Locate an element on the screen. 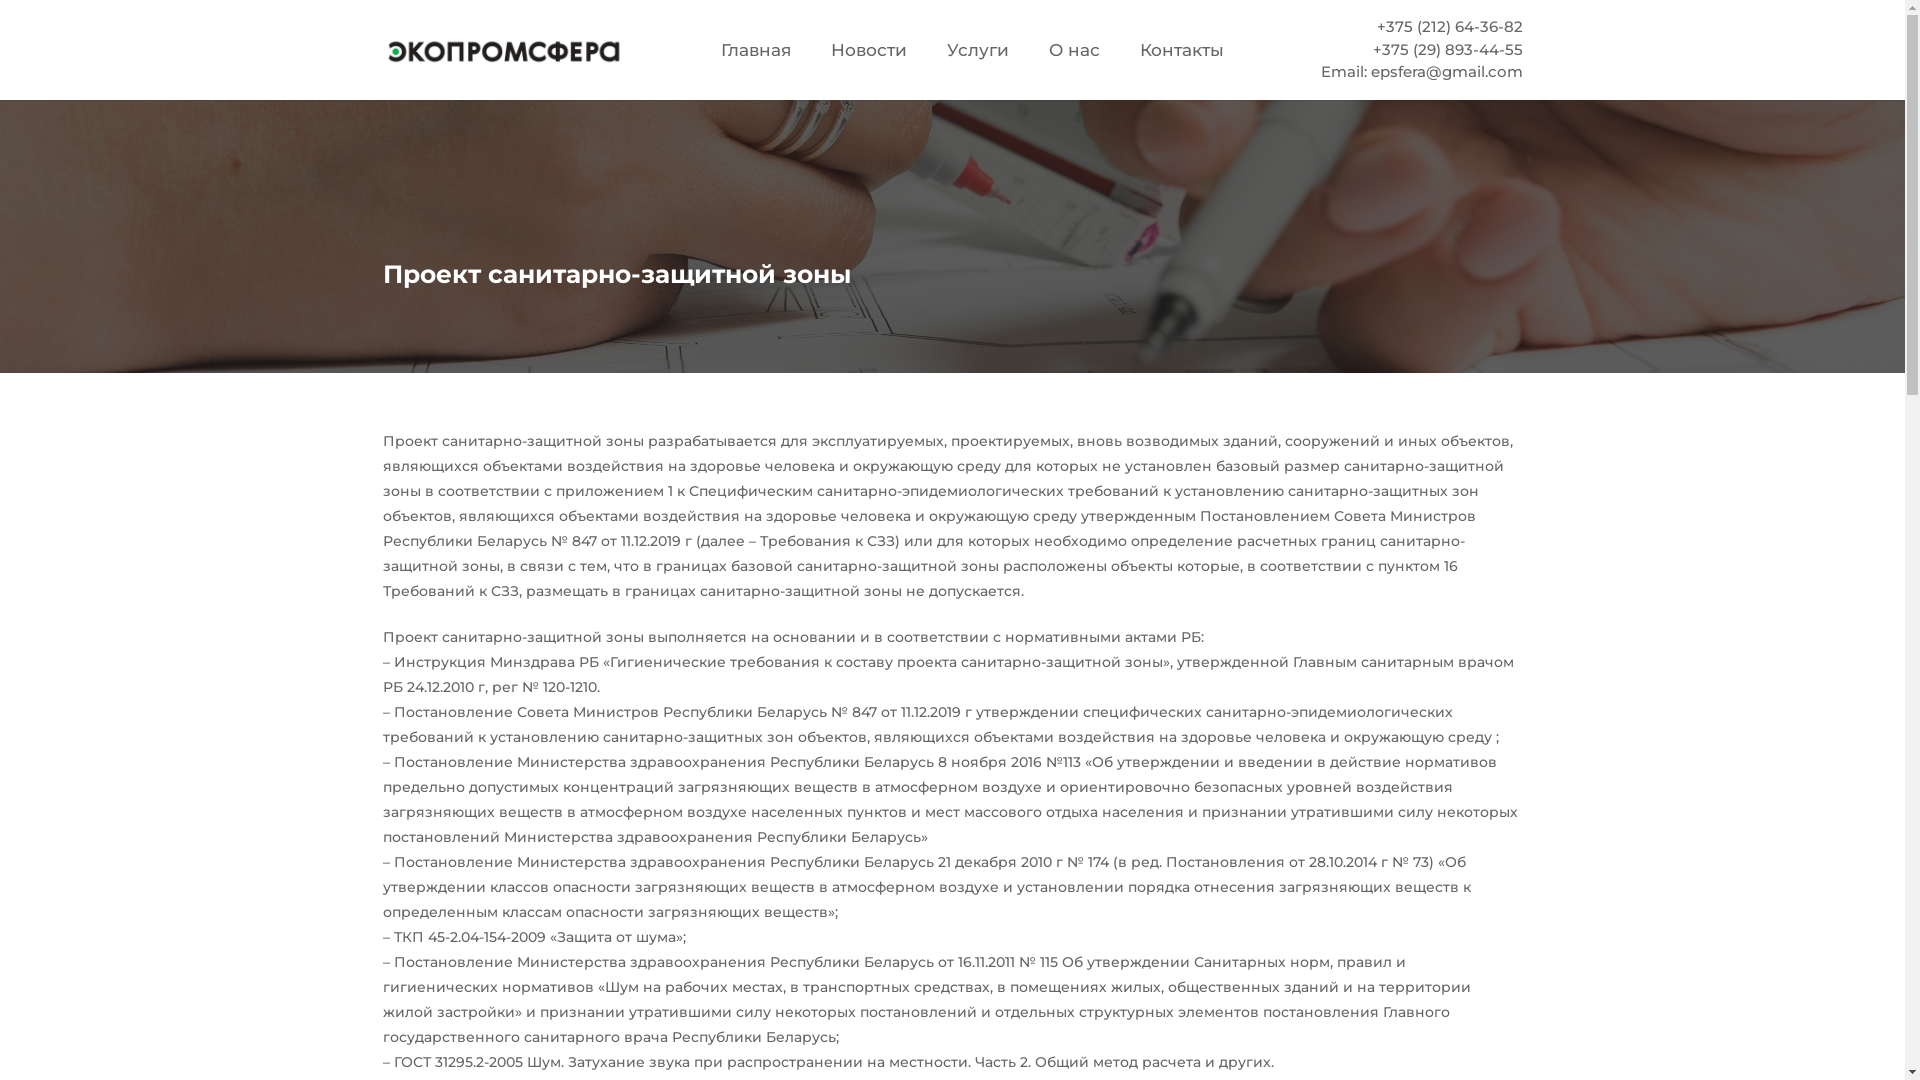  '+375 (212) 64-36-82' is located at coordinates (1376, 26).